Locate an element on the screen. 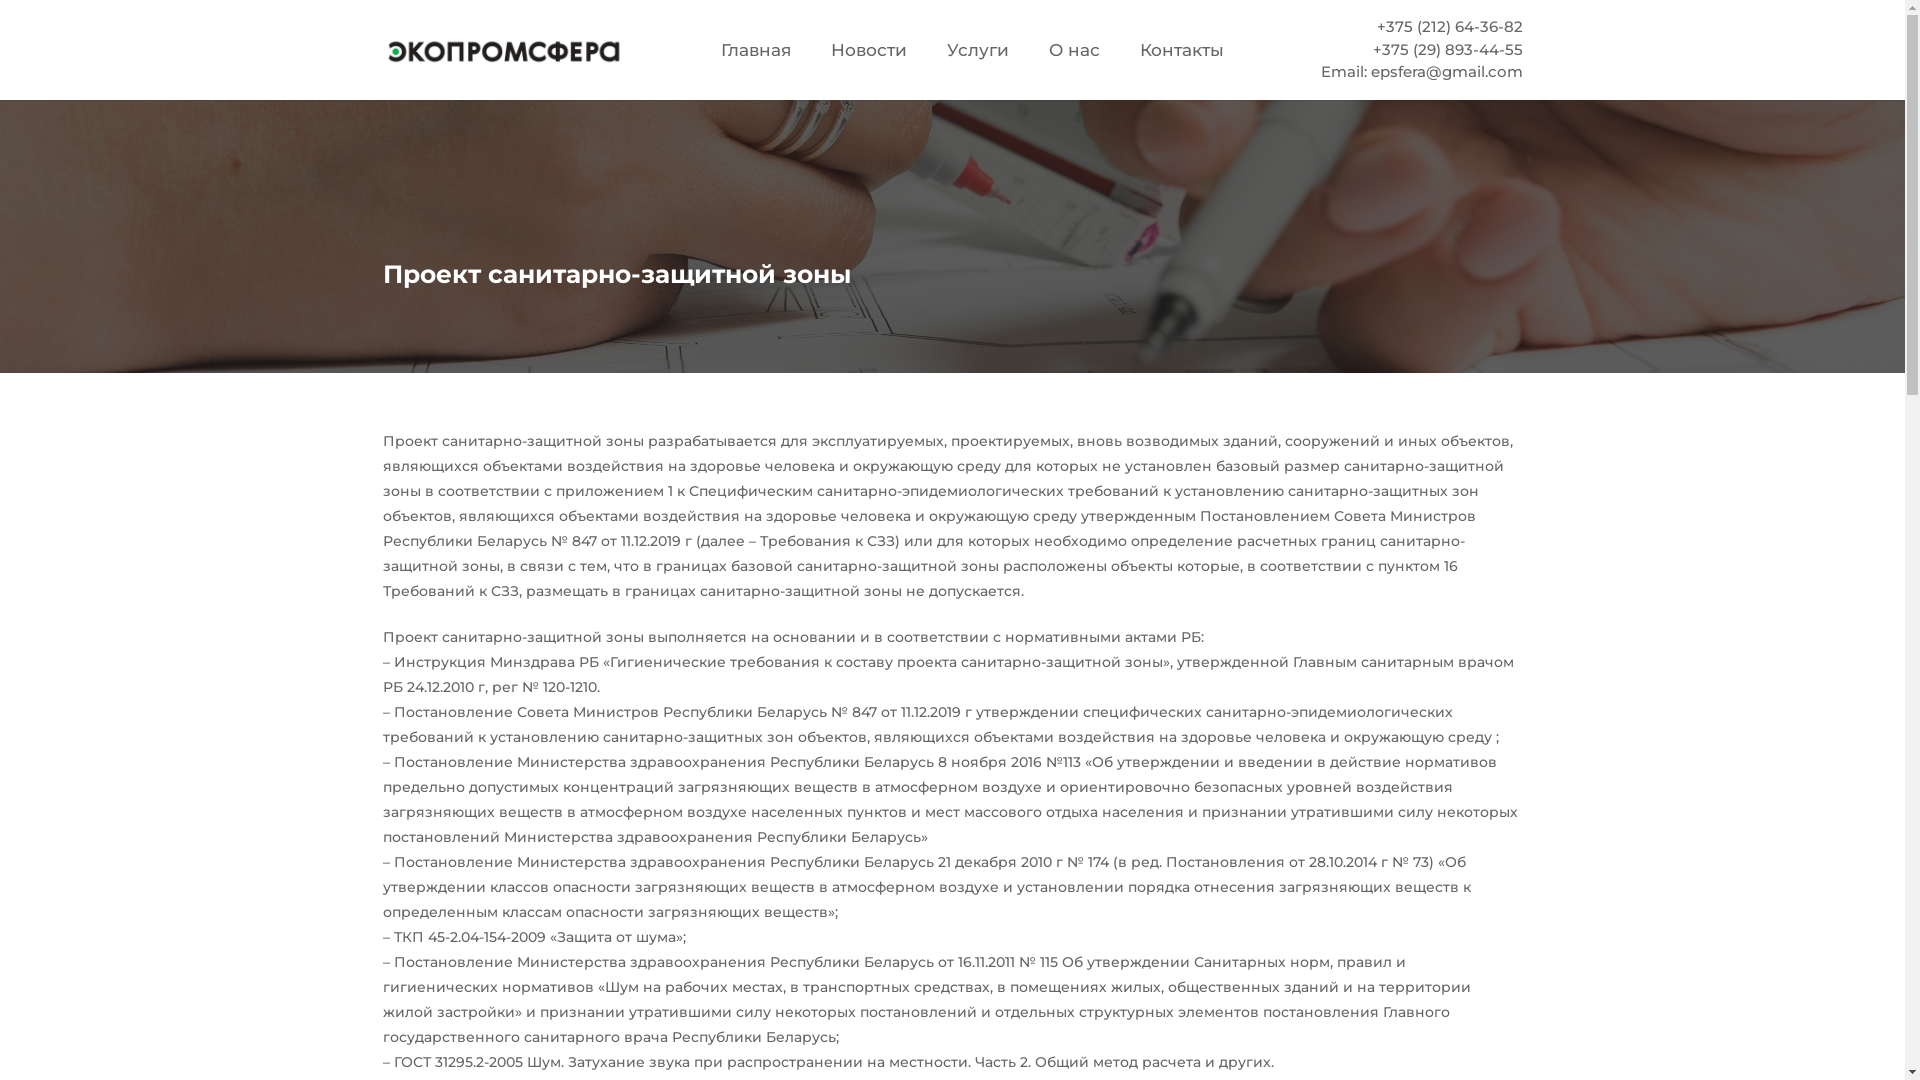  '+375 (212) 64-36-82' is located at coordinates (1376, 26).